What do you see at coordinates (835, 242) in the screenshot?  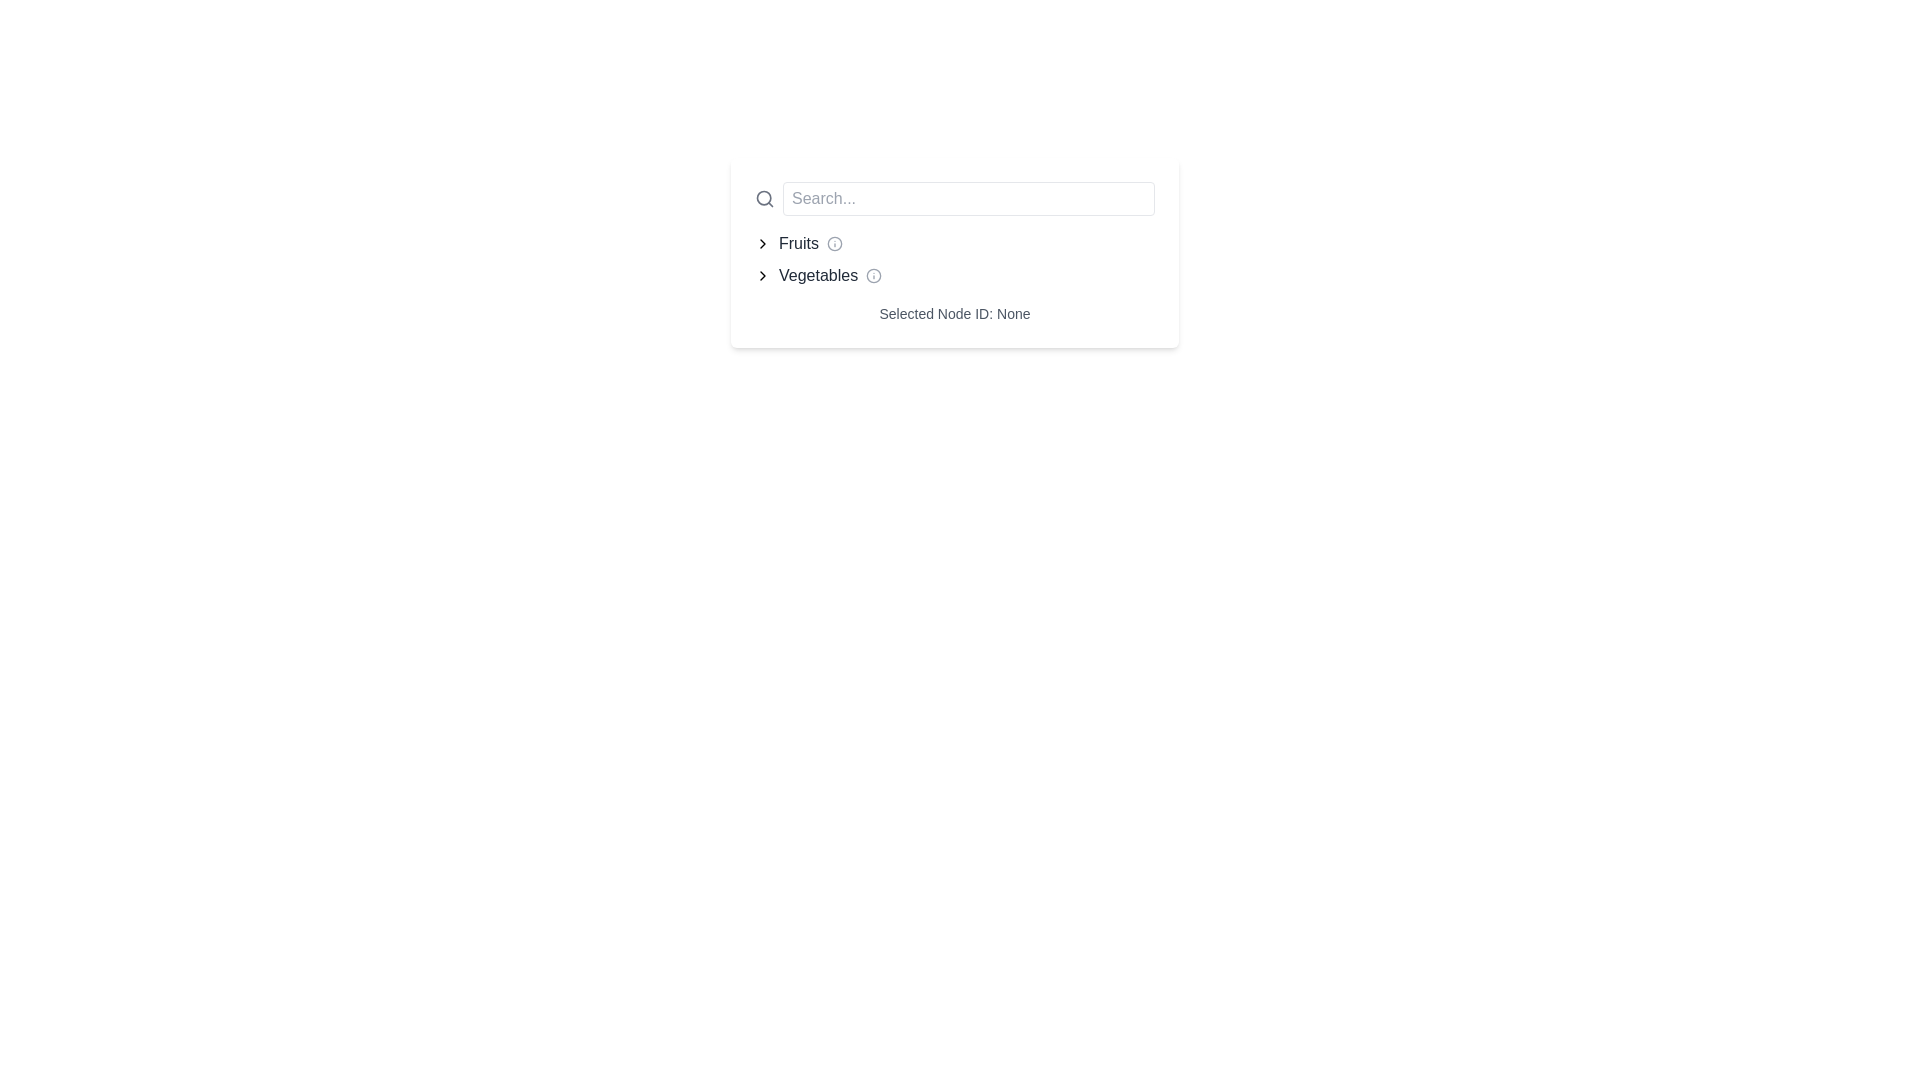 I see `the circular gray icon with a tooltip indicating 'Natural, sweet items', located to the immediate right of the word 'Fruits'` at bounding box center [835, 242].